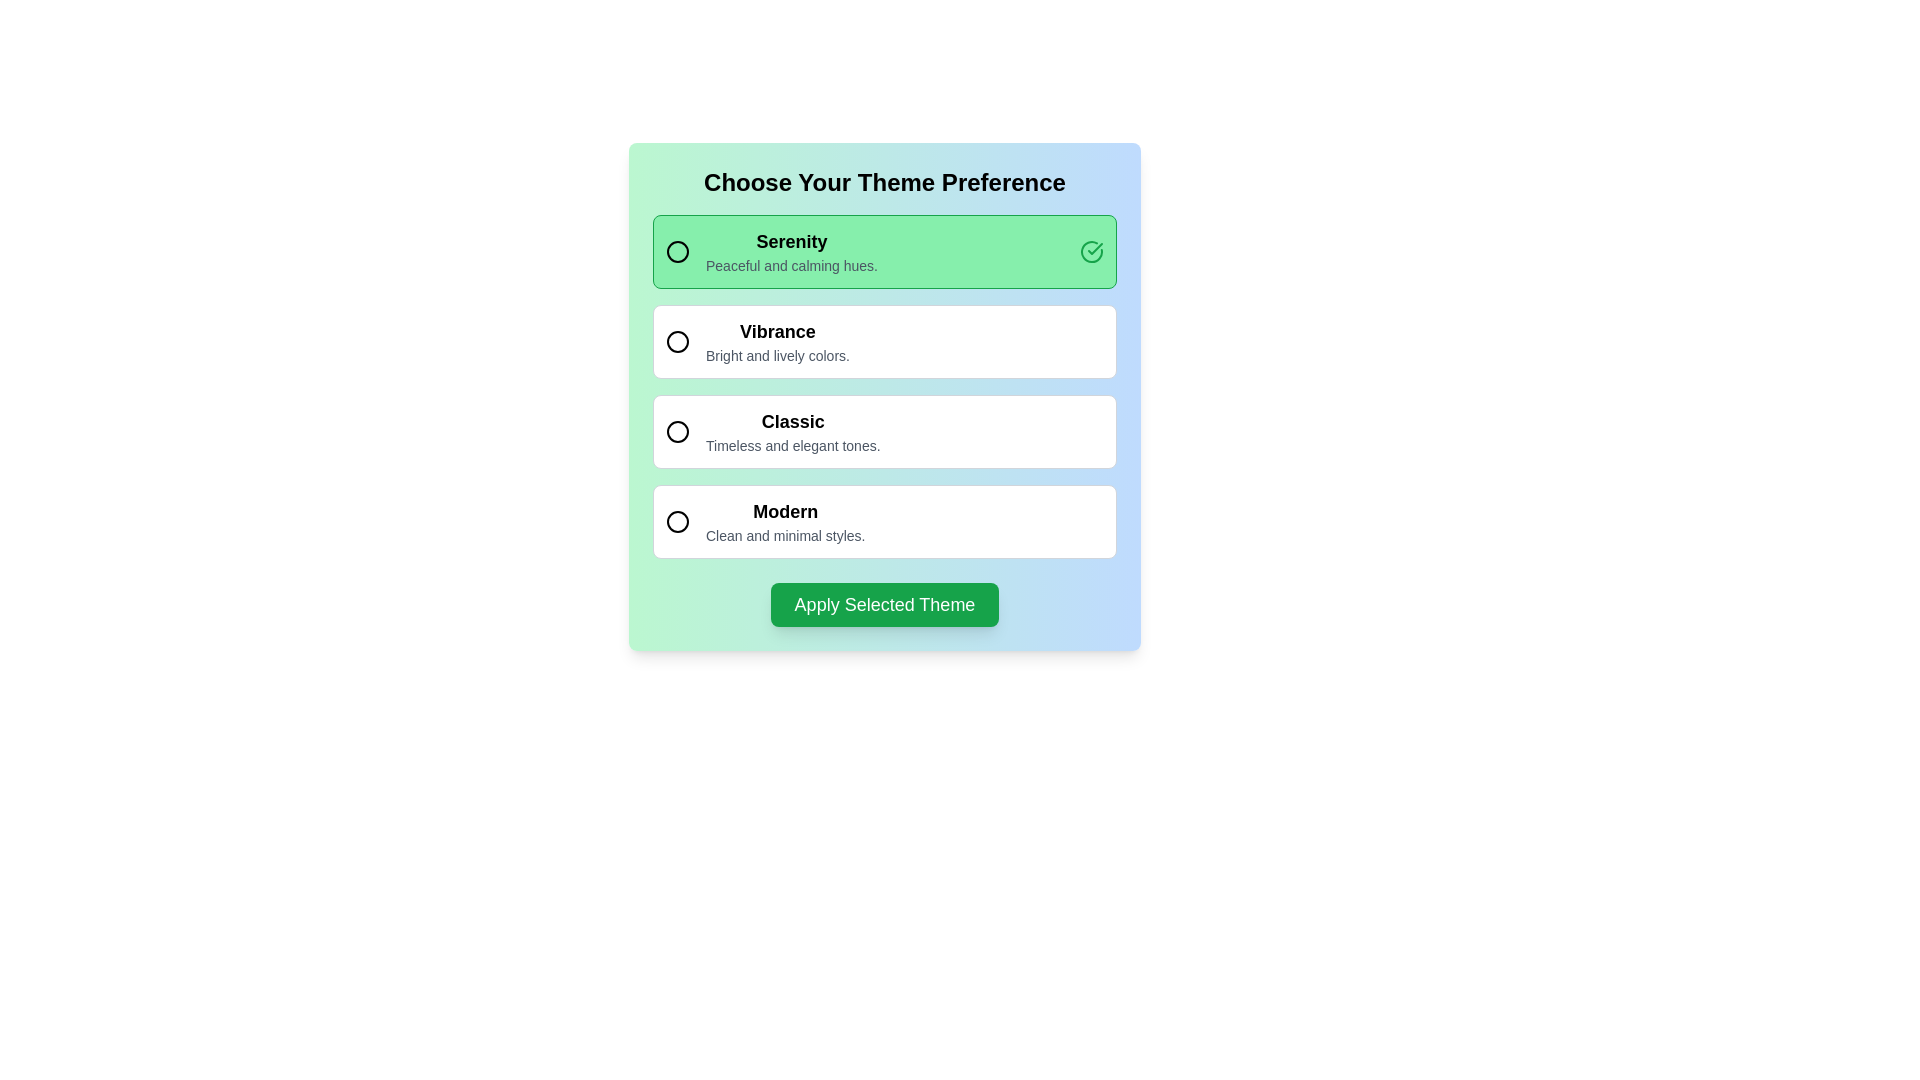 Image resolution: width=1920 pixels, height=1080 pixels. I want to click on the 'Vibrance' theme selectable list item, which is the second option in the group of selectable items, so click(757, 341).